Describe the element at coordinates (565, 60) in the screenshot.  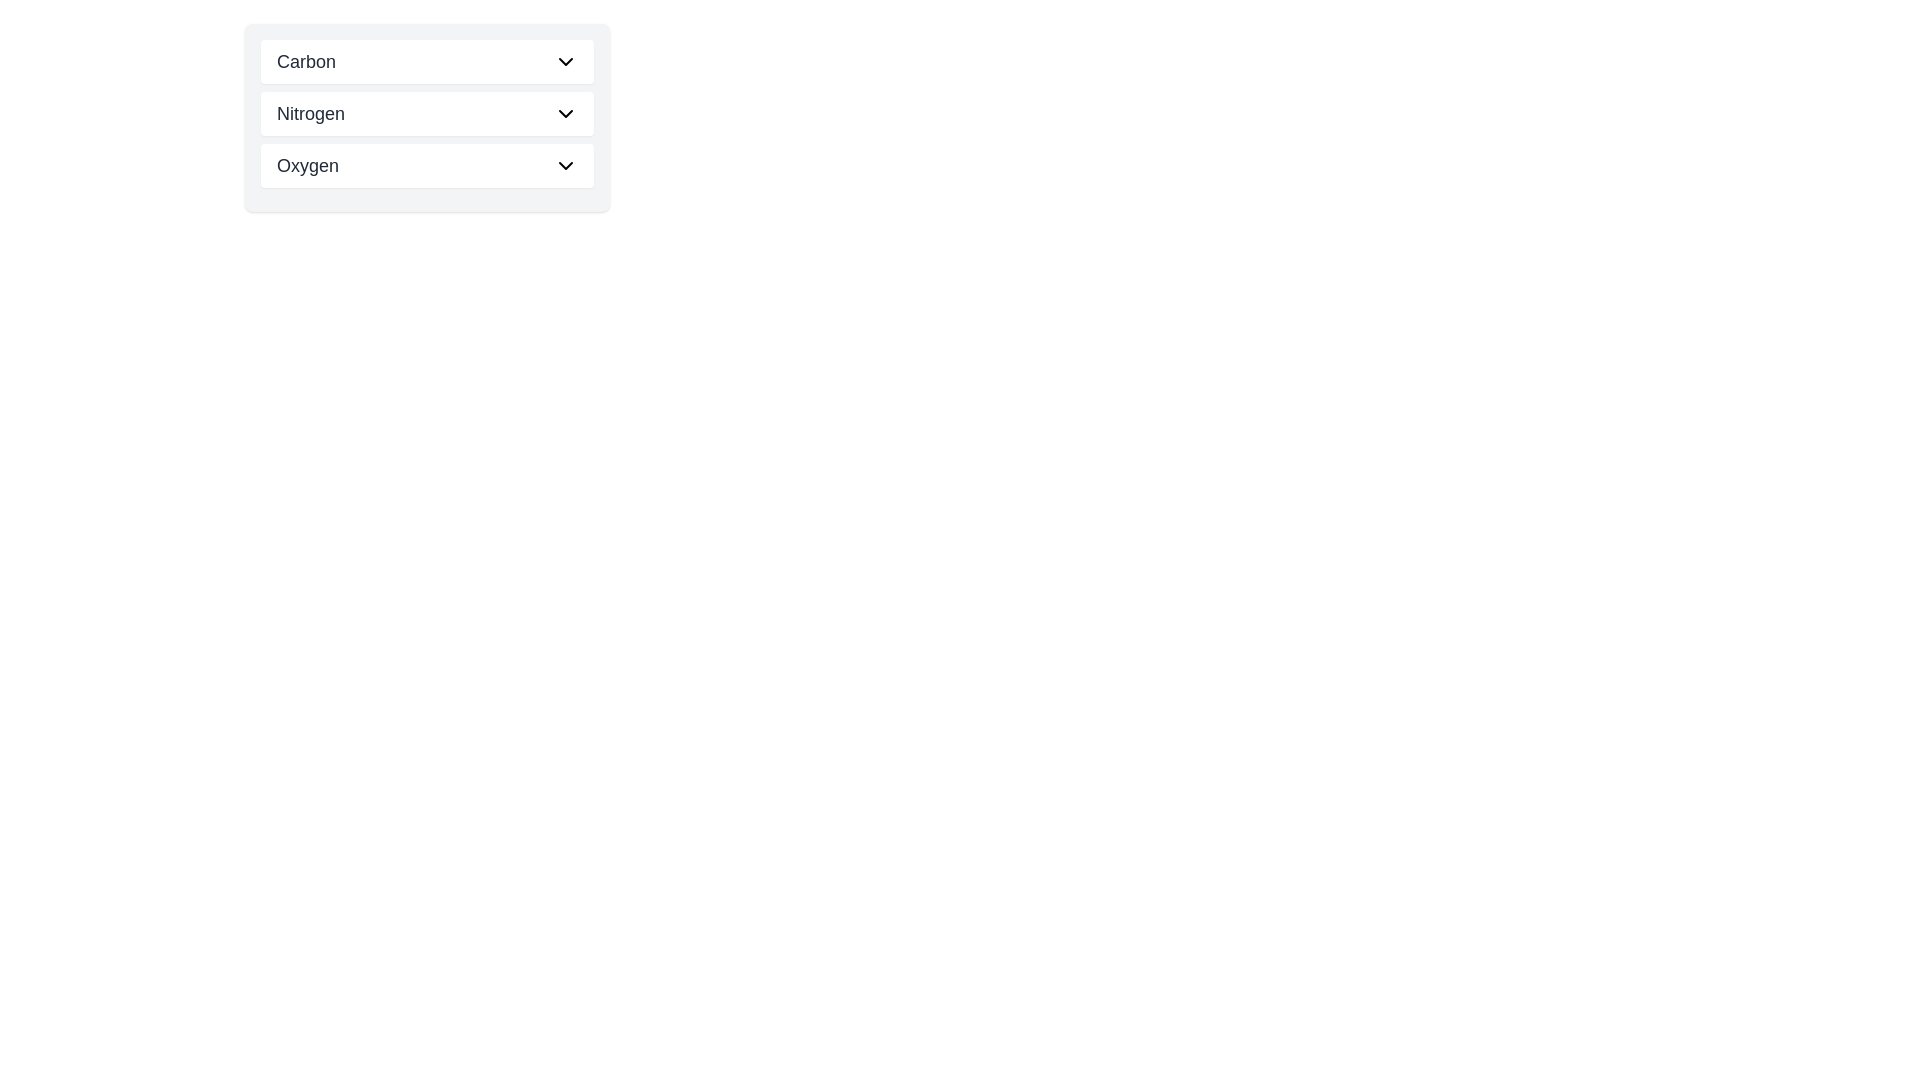
I see `the downward-facing chevron icon located to the right of the label 'Carbon'` at that location.